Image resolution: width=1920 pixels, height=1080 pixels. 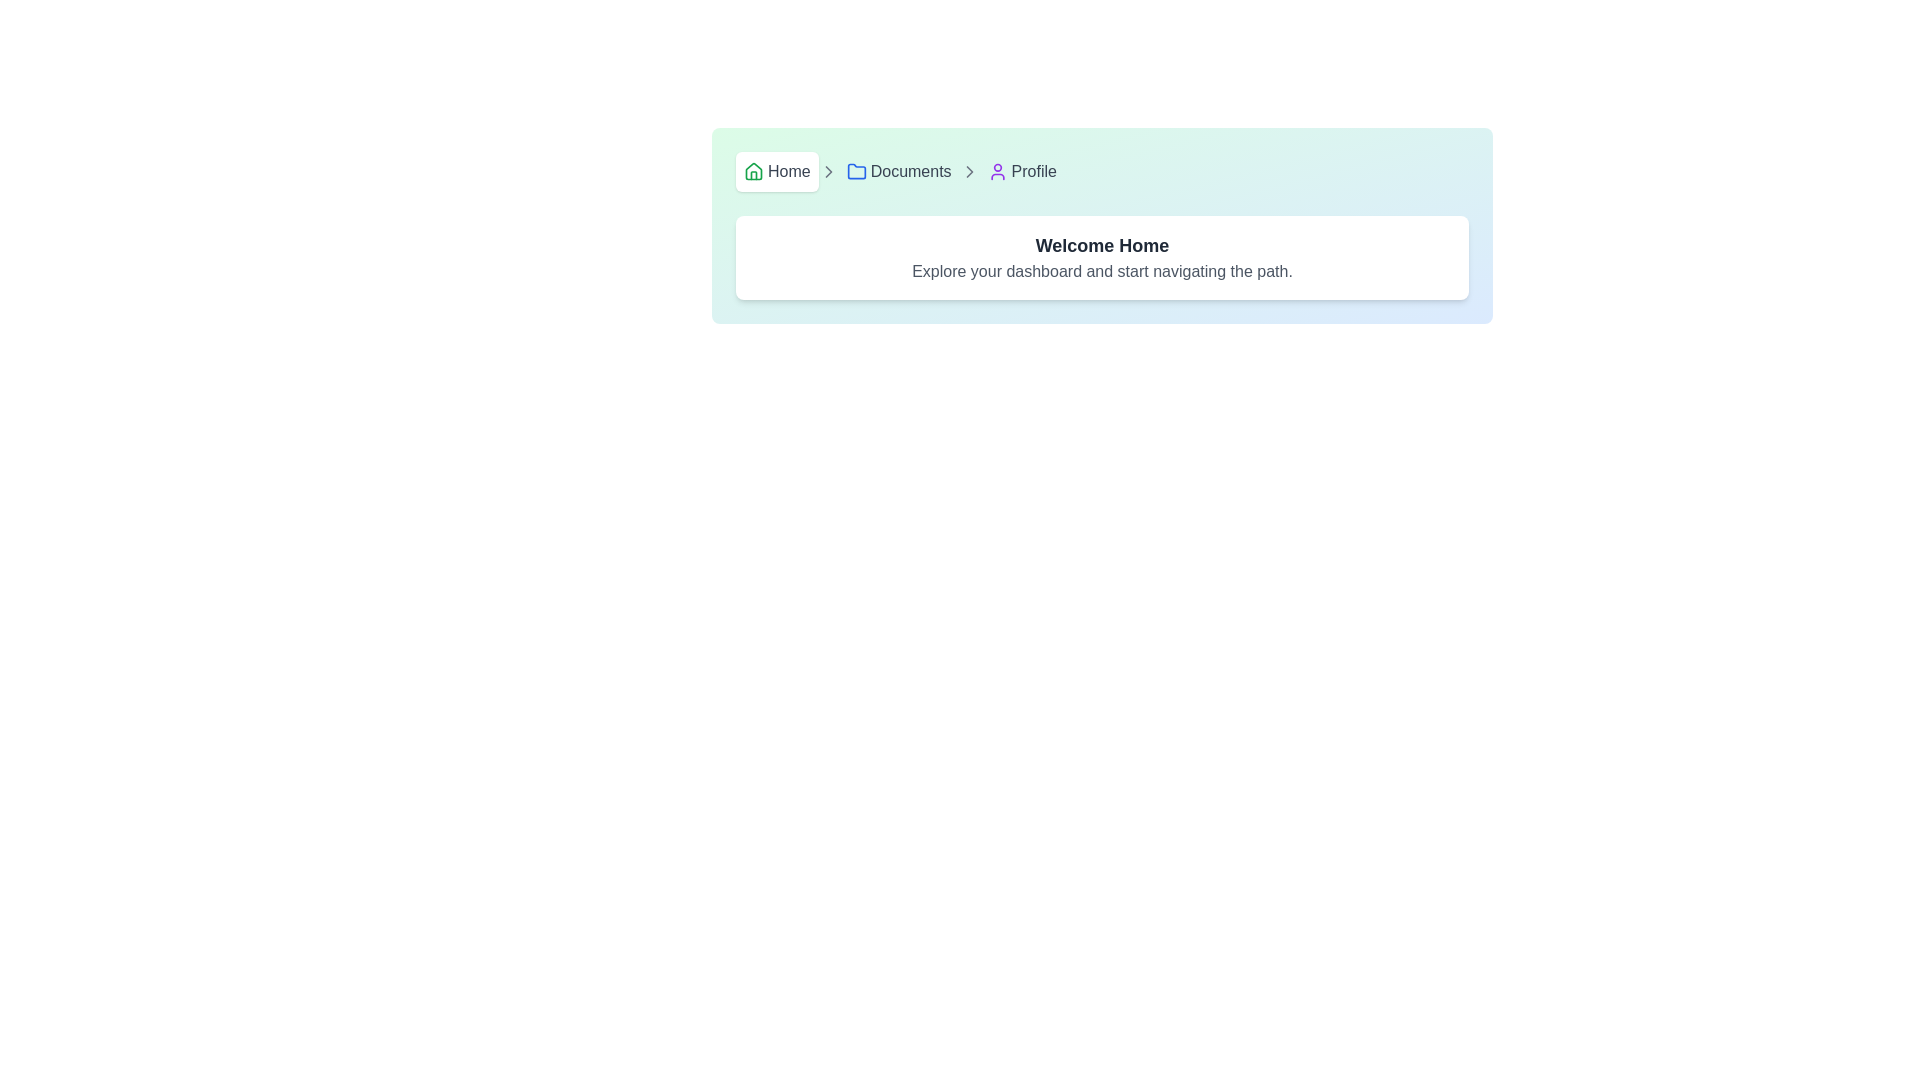 I want to click on the 'folder' icon in the breadcrumb navigation bar, which serves as a visual cue for the 'Documents' section, located near the top left of the interface, so click(x=856, y=170).